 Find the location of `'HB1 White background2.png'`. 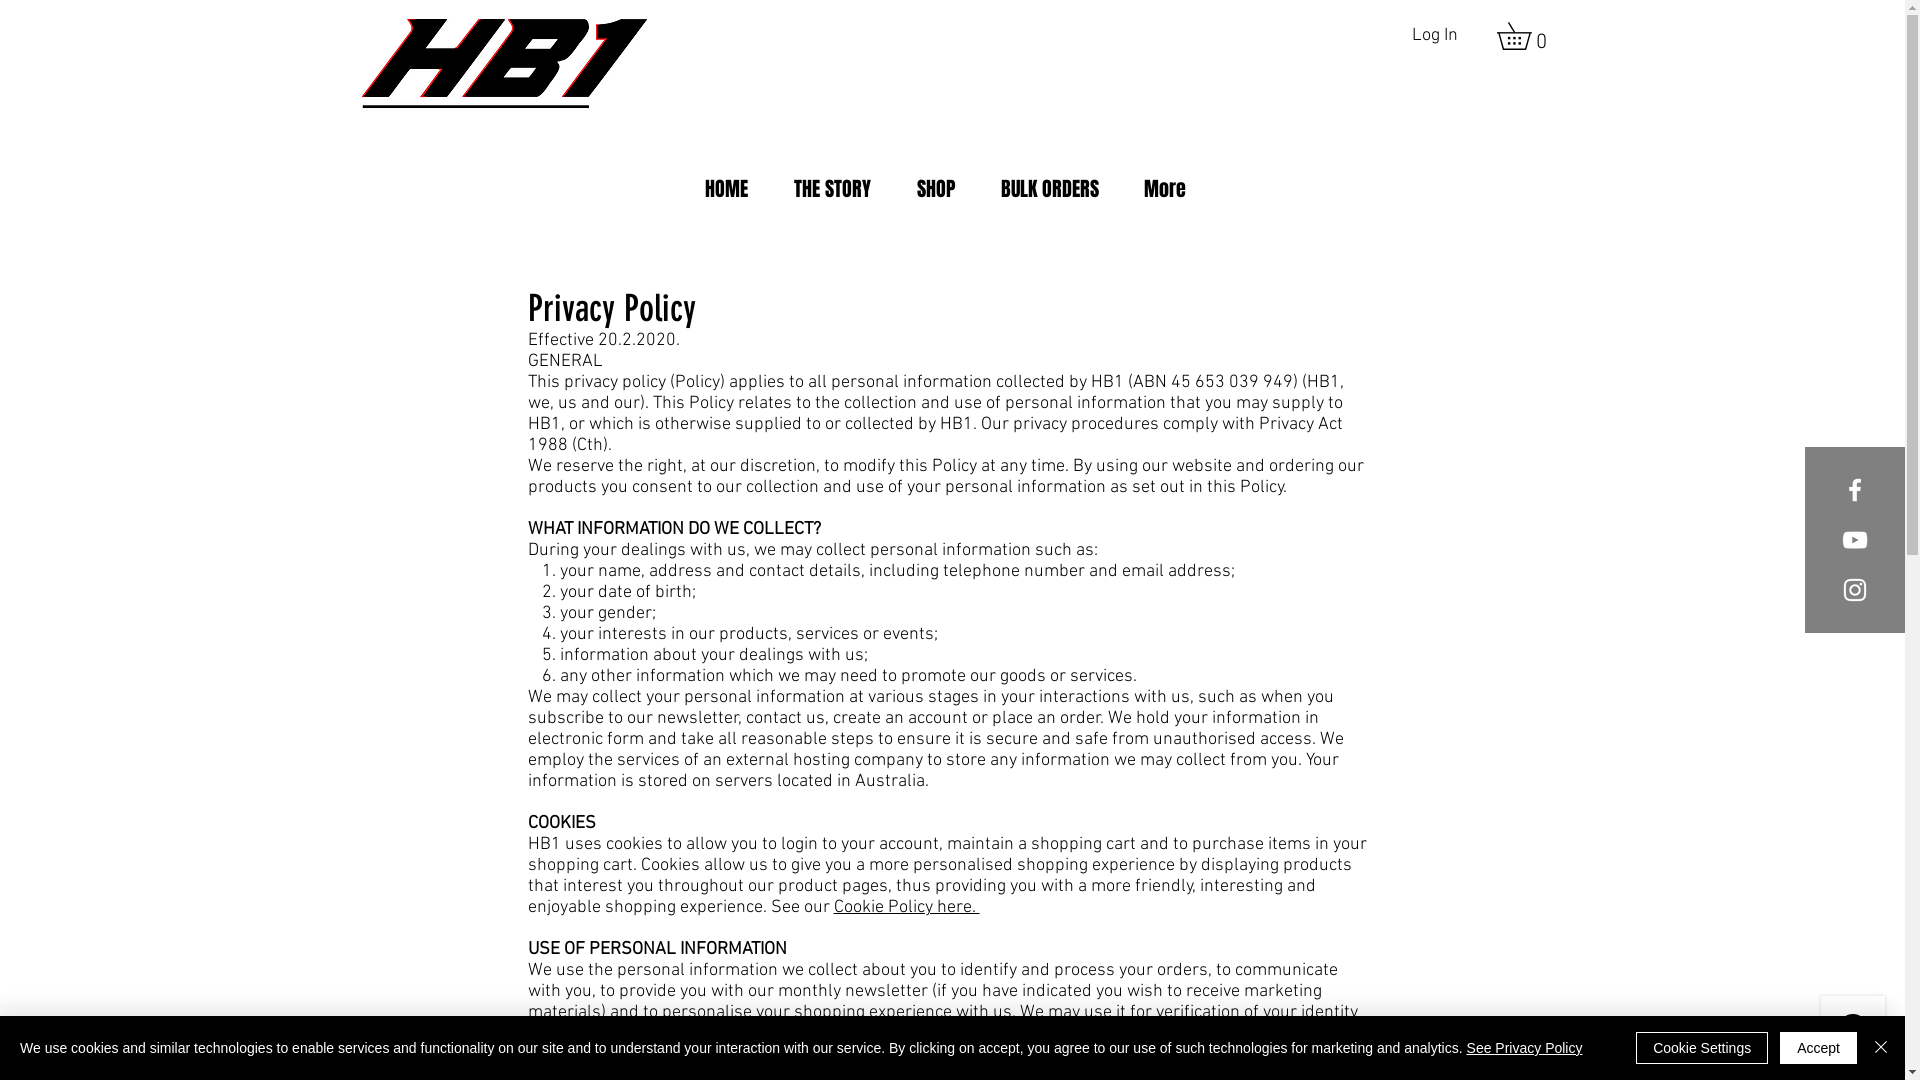

'HB1 White background2.png' is located at coordinates (504, 63).